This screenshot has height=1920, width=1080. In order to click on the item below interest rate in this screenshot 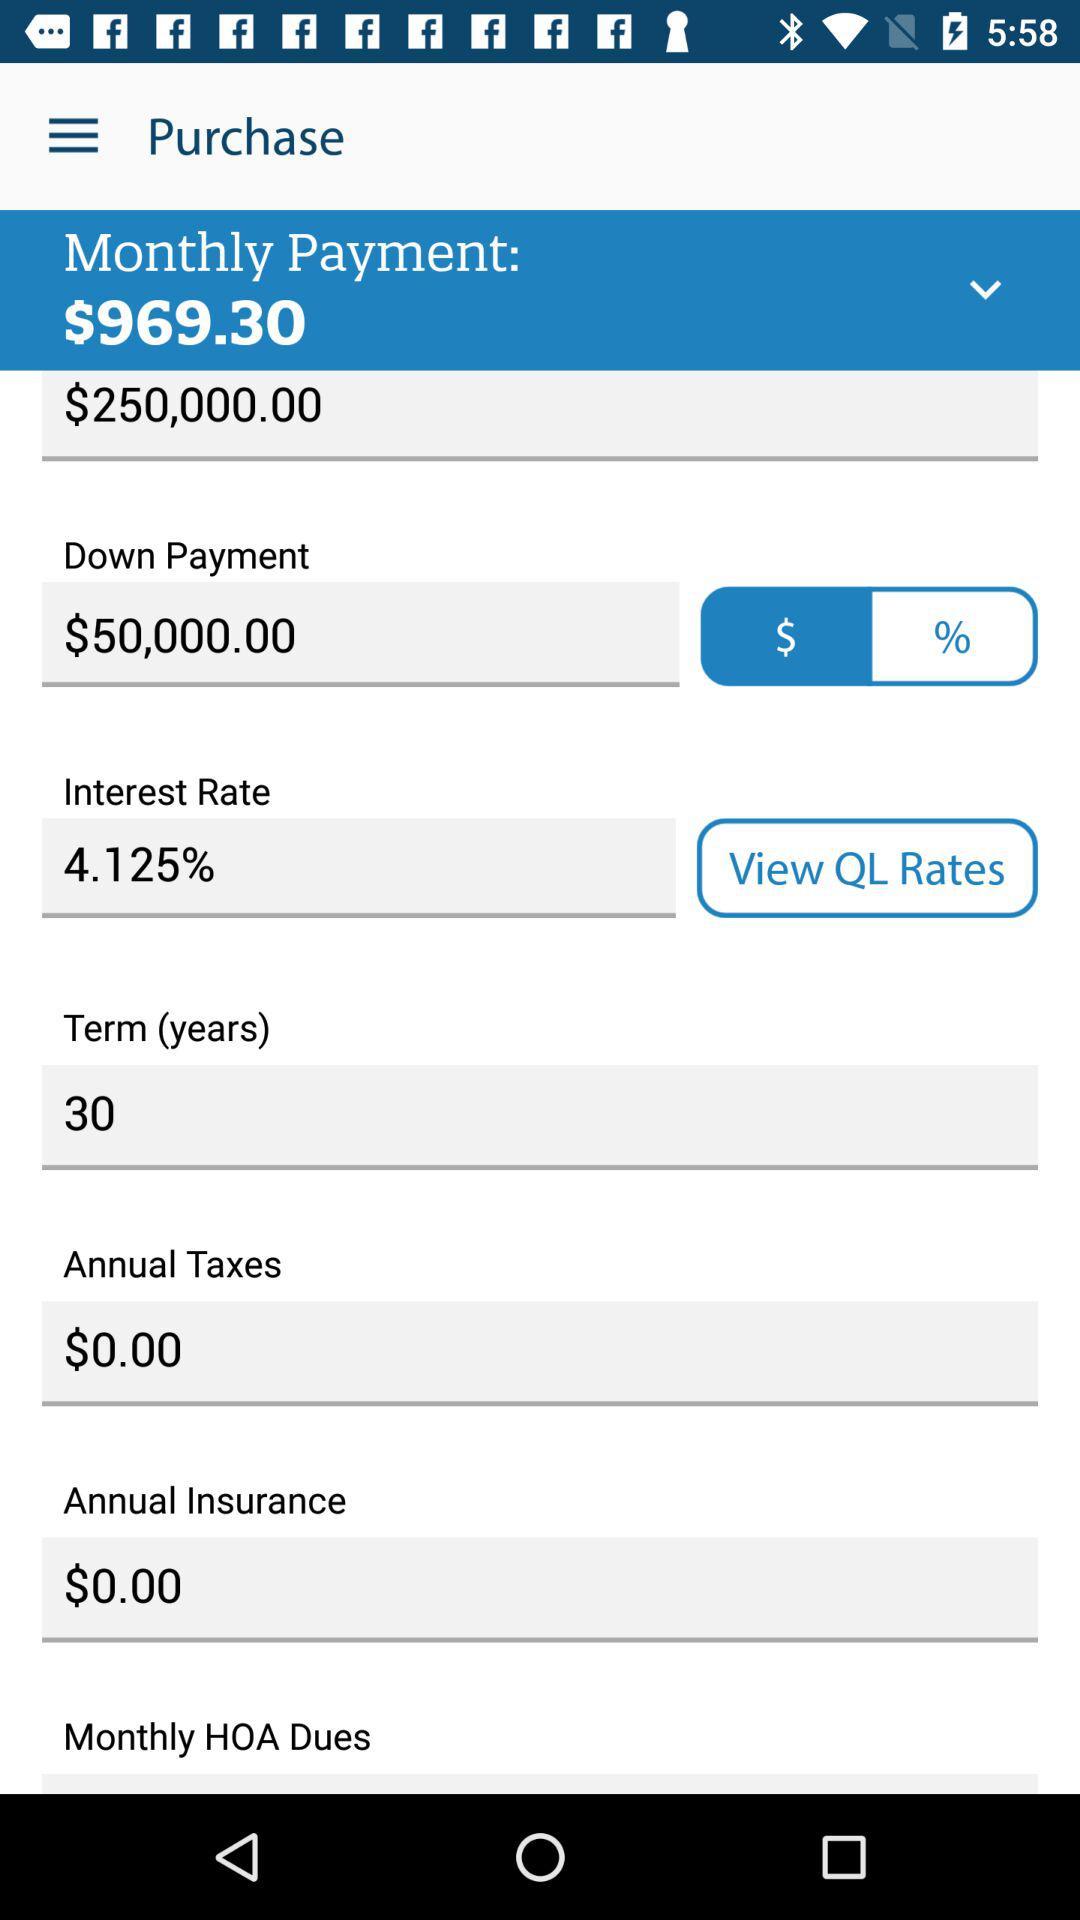, I will do `click(357, 868)`.